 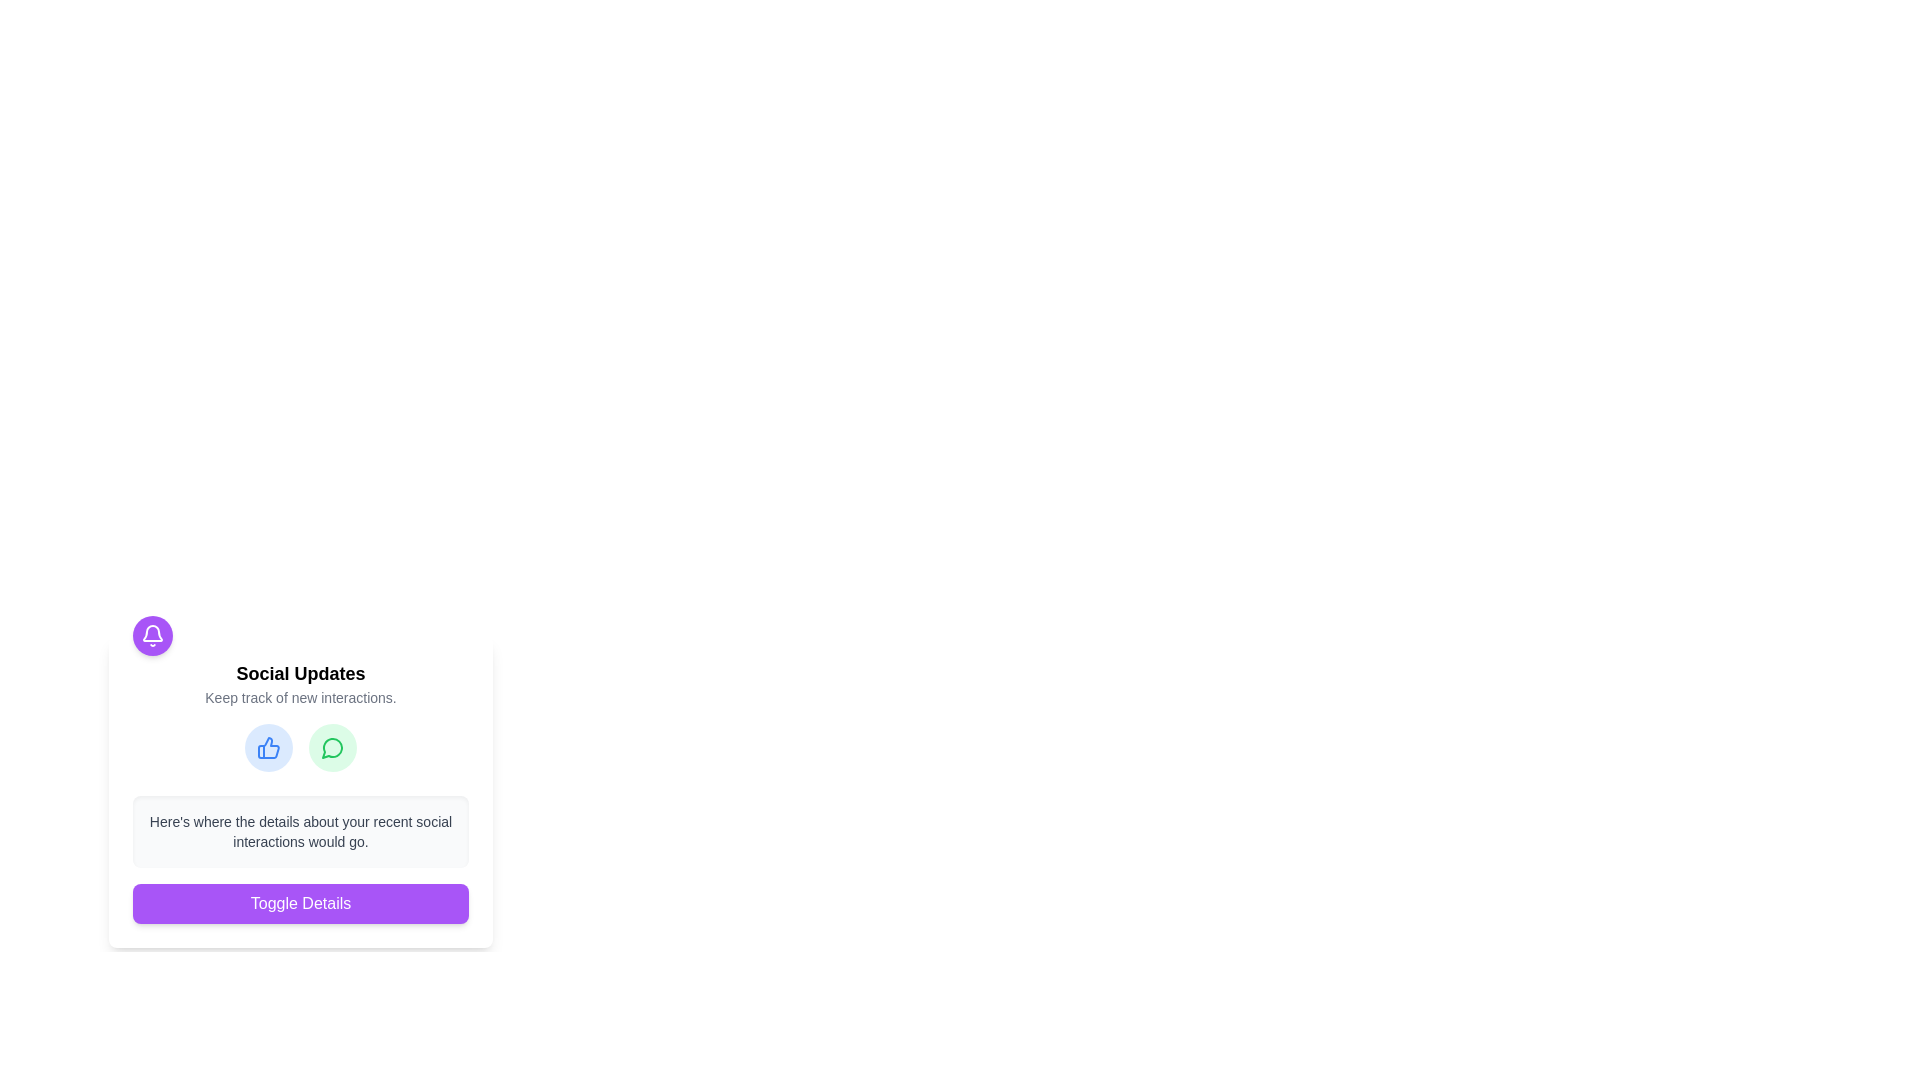 What do you see at coordinates (300, 903) in the screenshot?
I see `the toggle button located at the bottom of the white card to observe the hover effects it provides` at bounding box center [300, 903].